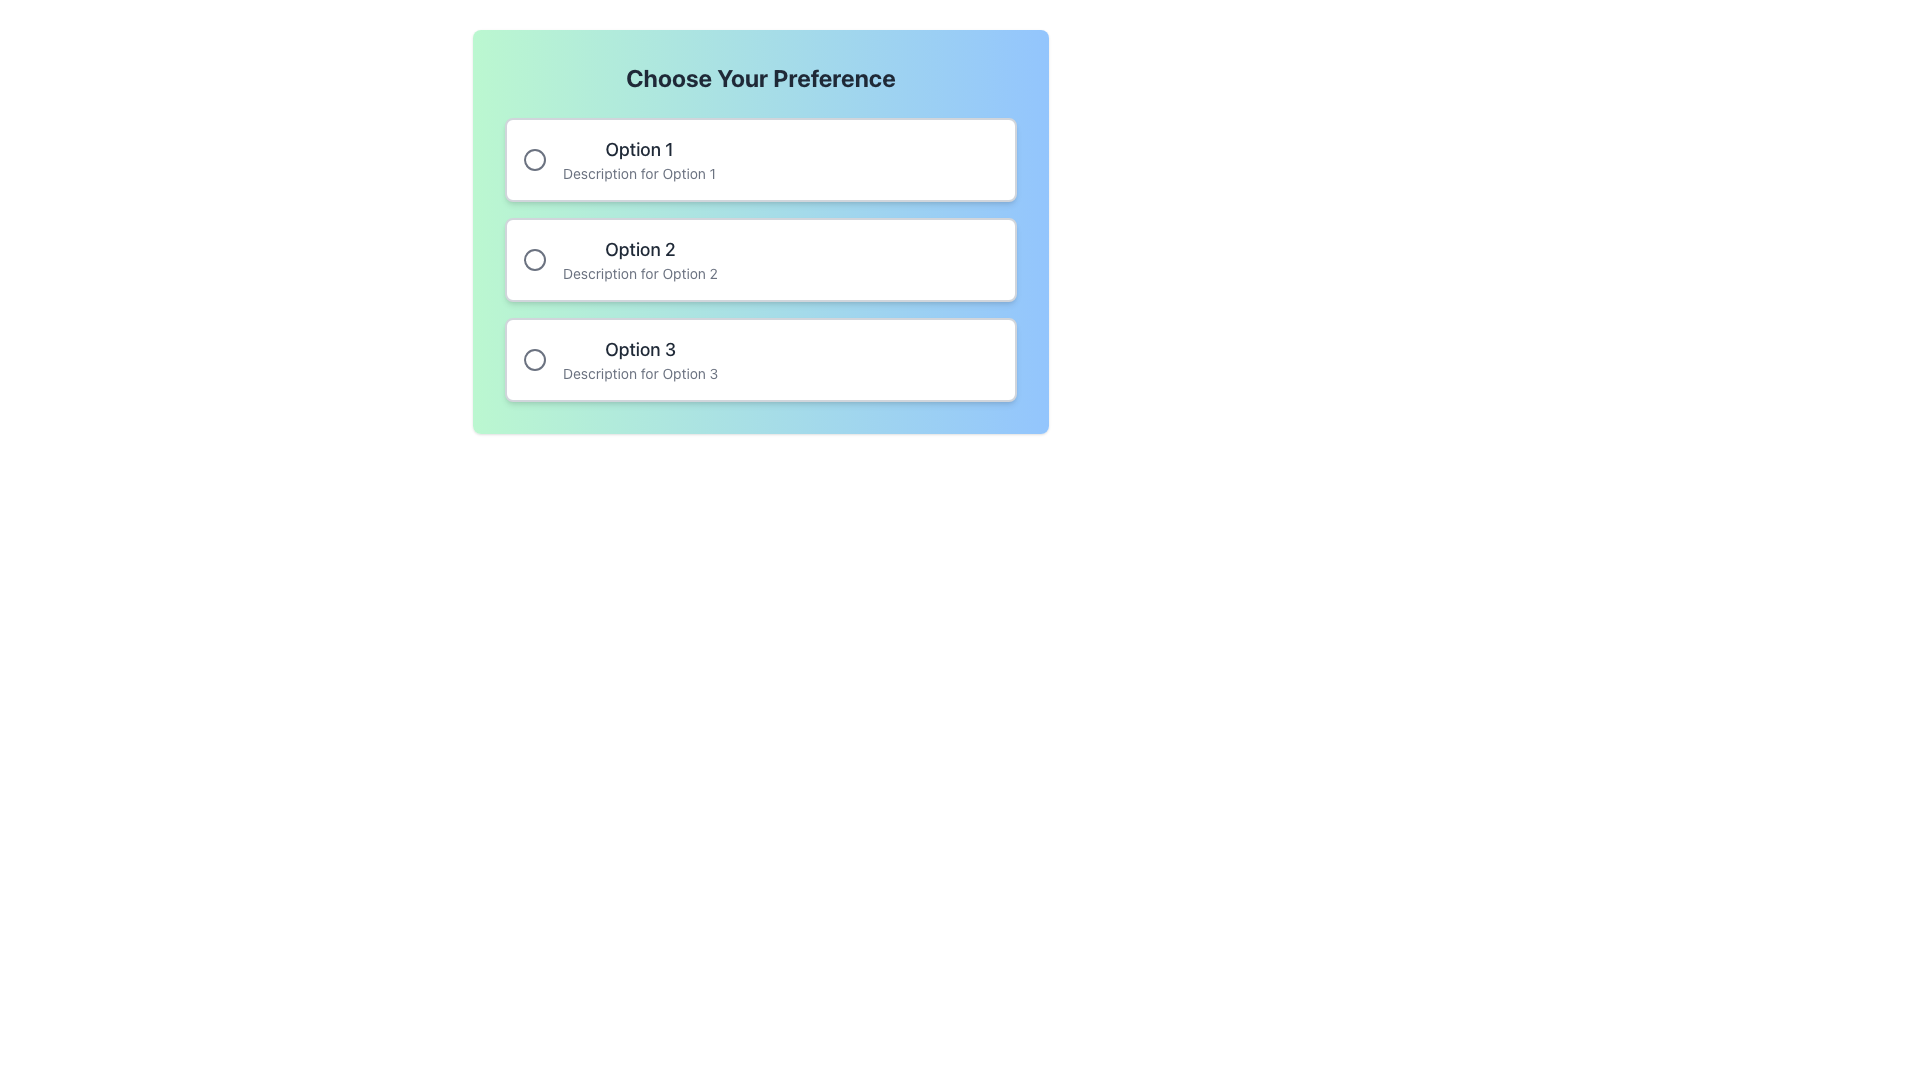  Describe the element at coordinates (534, 358) in the screenshot. I see `the radio button labeled 'Option 3'` at that location.